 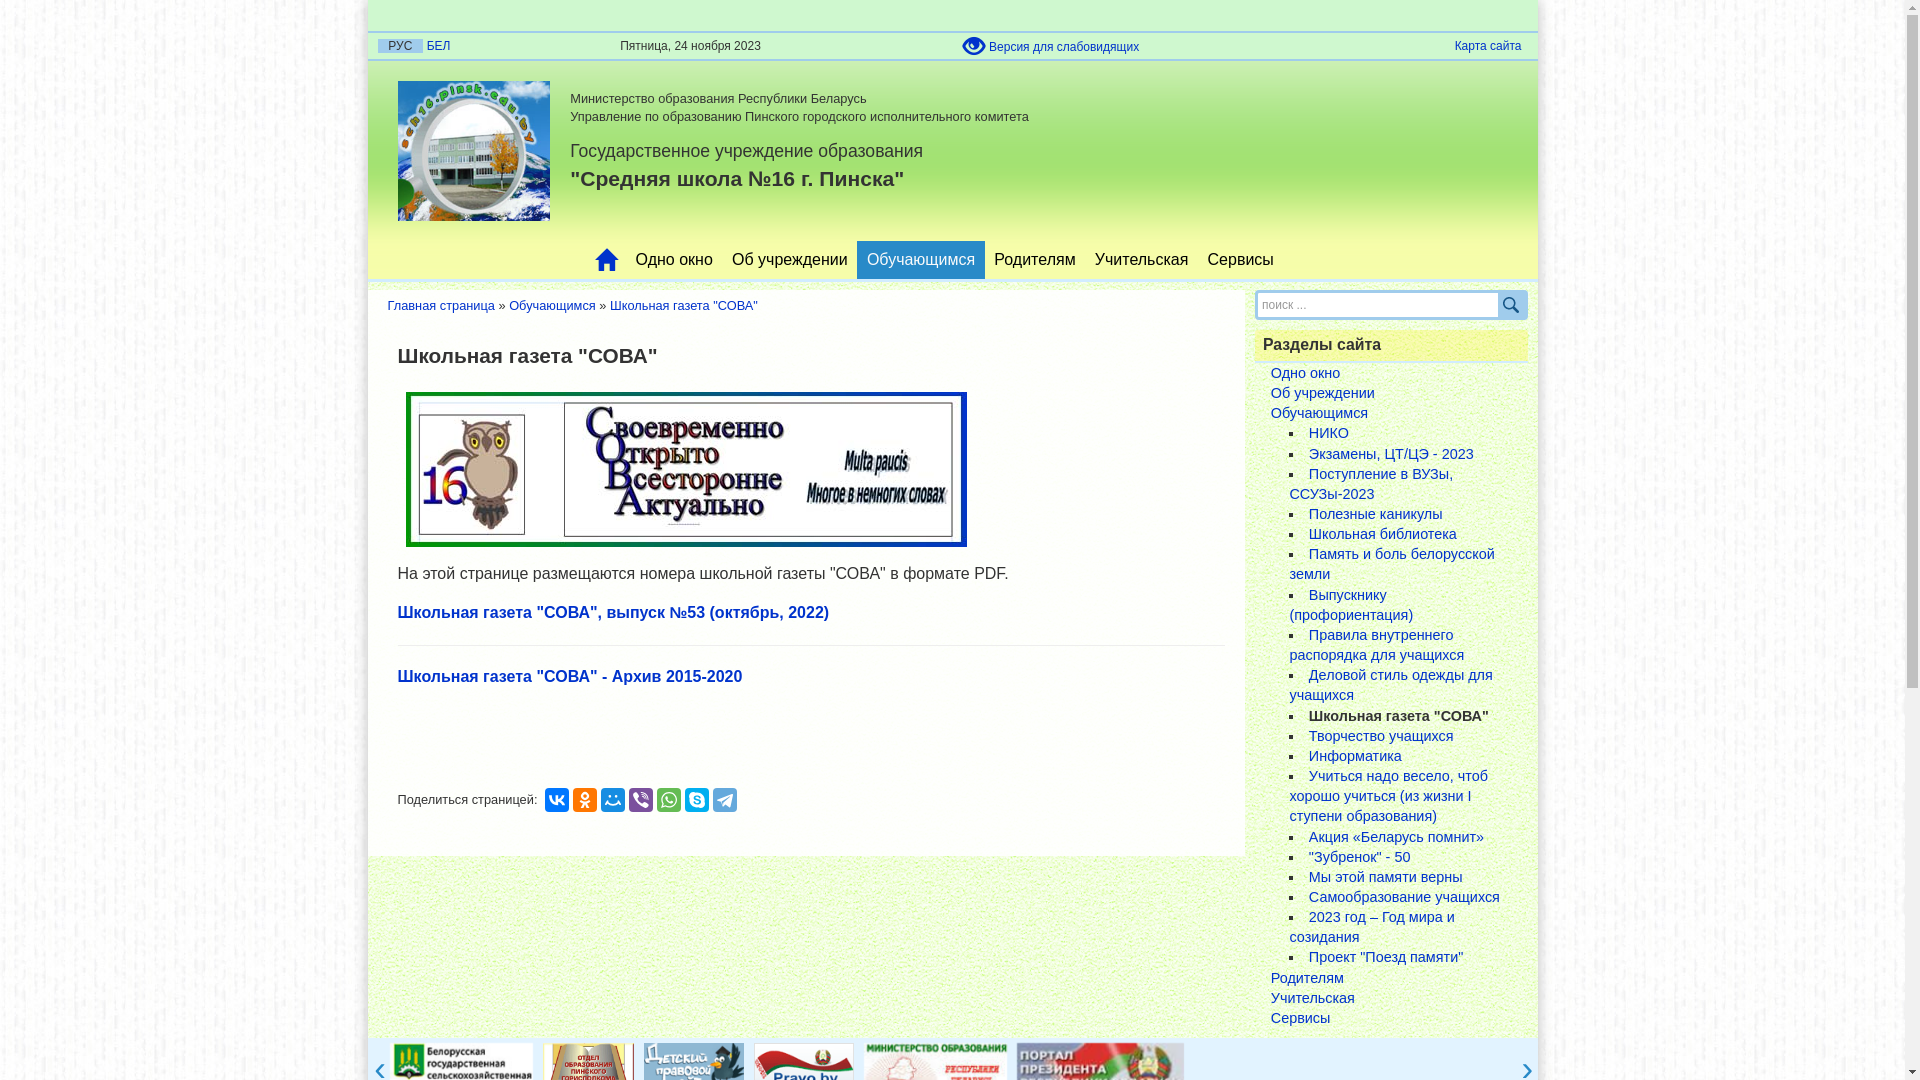 I want to click on 'Telegram', so click(x=723, y=798).